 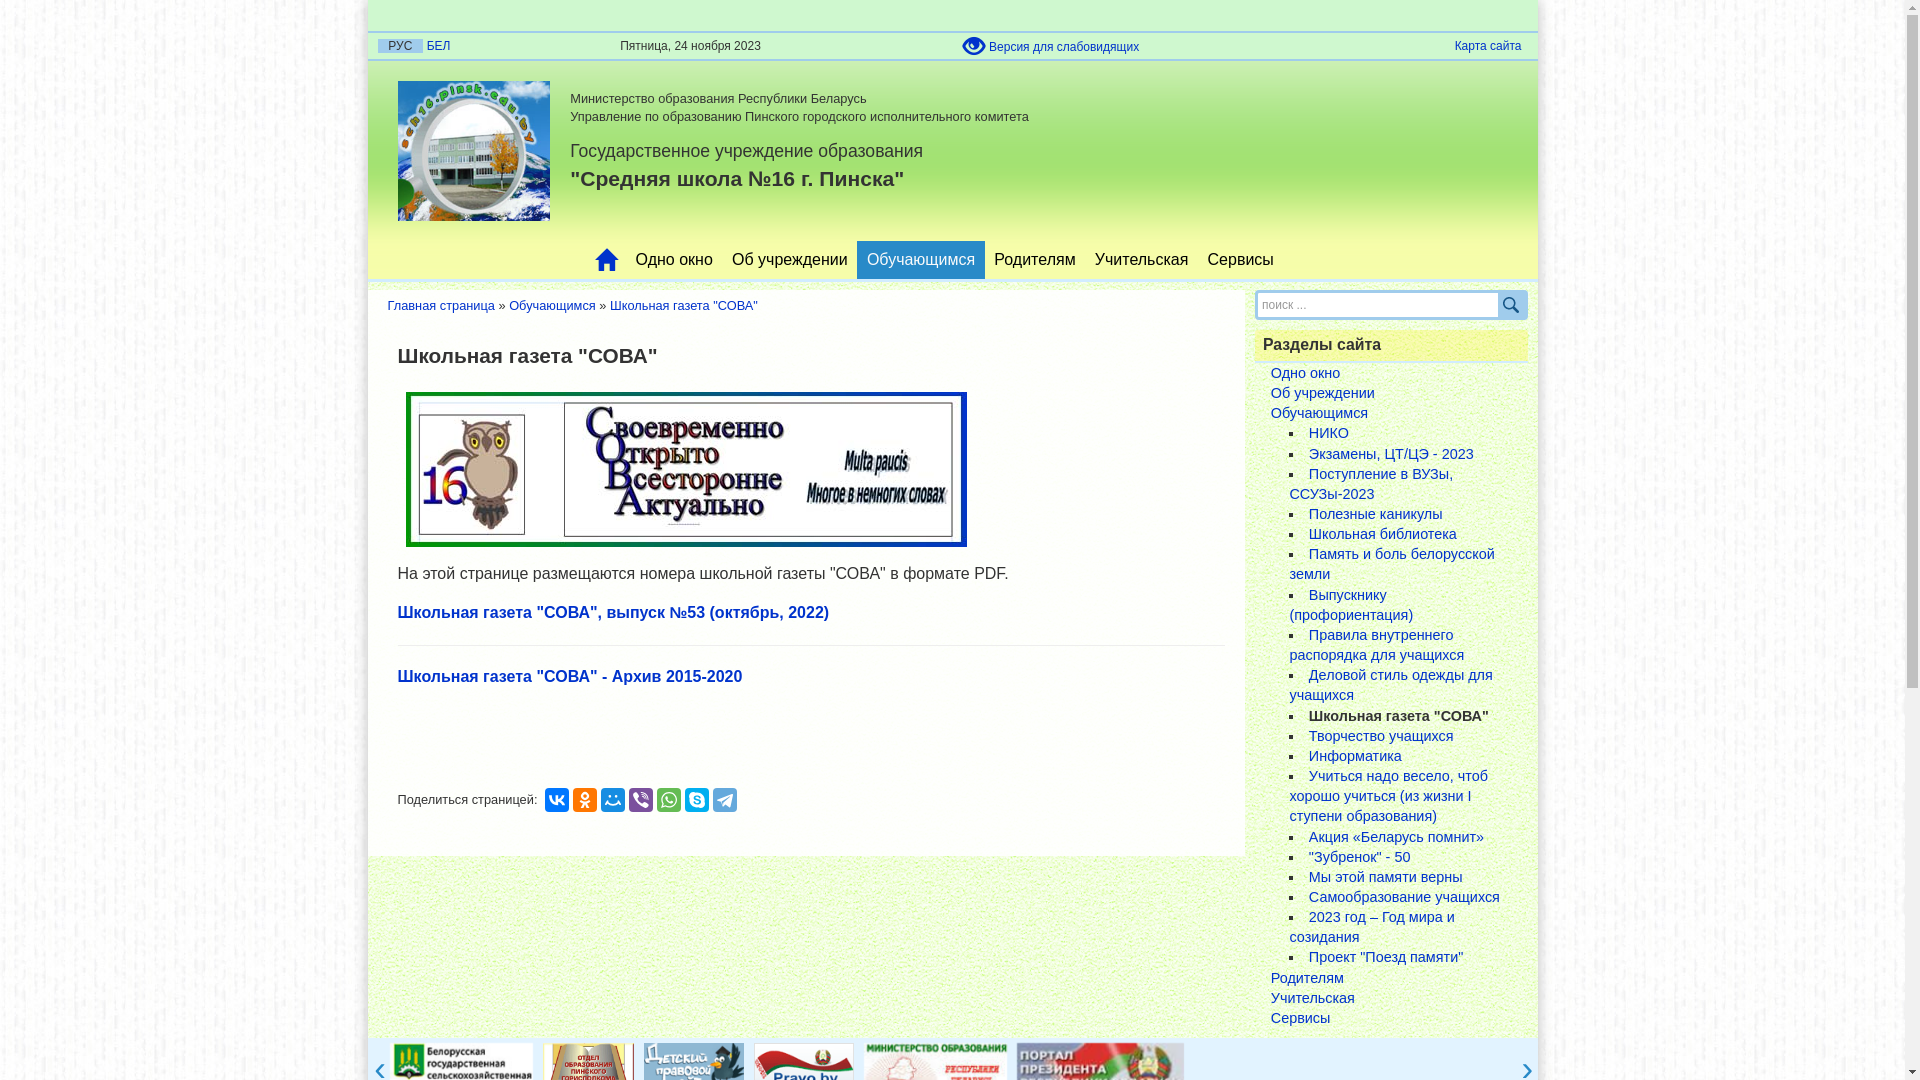 I want to click on 'Telegram', so click(x=723, y=798).